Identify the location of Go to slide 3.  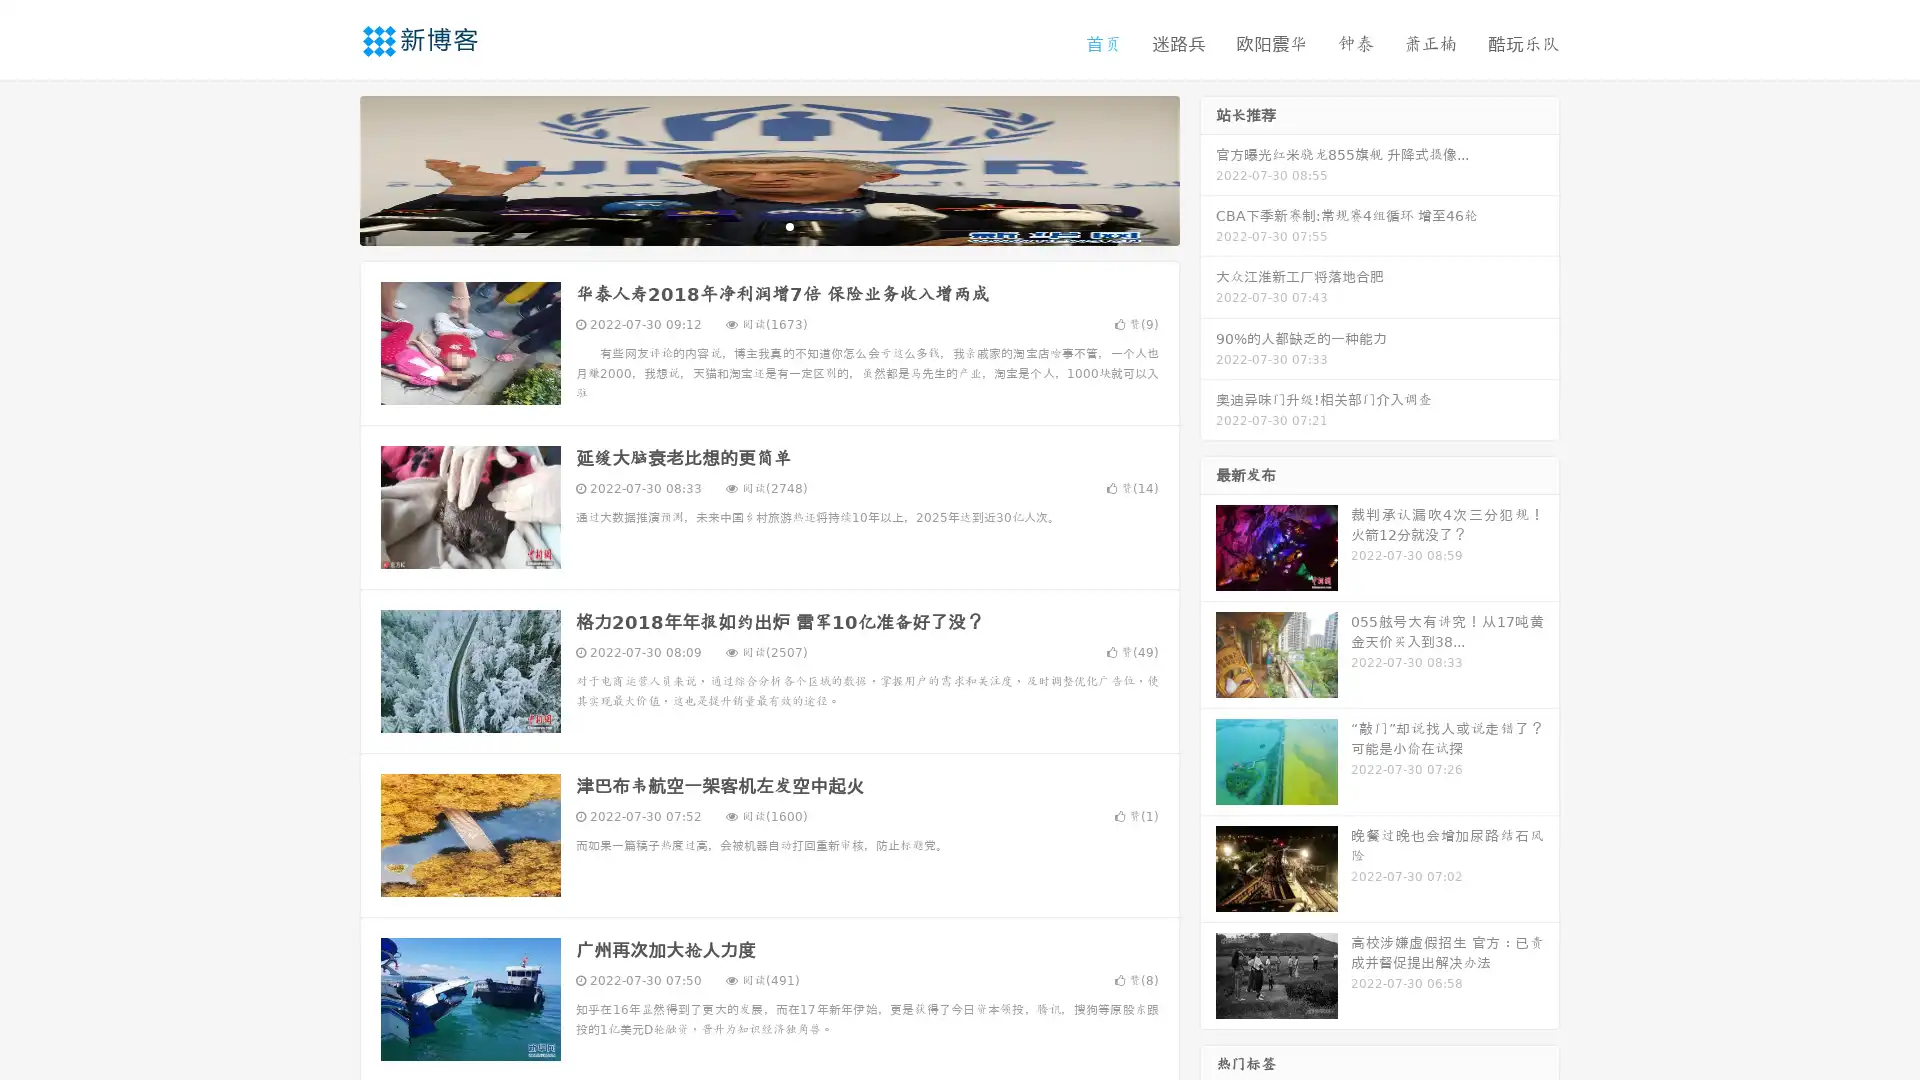
(789, 225).